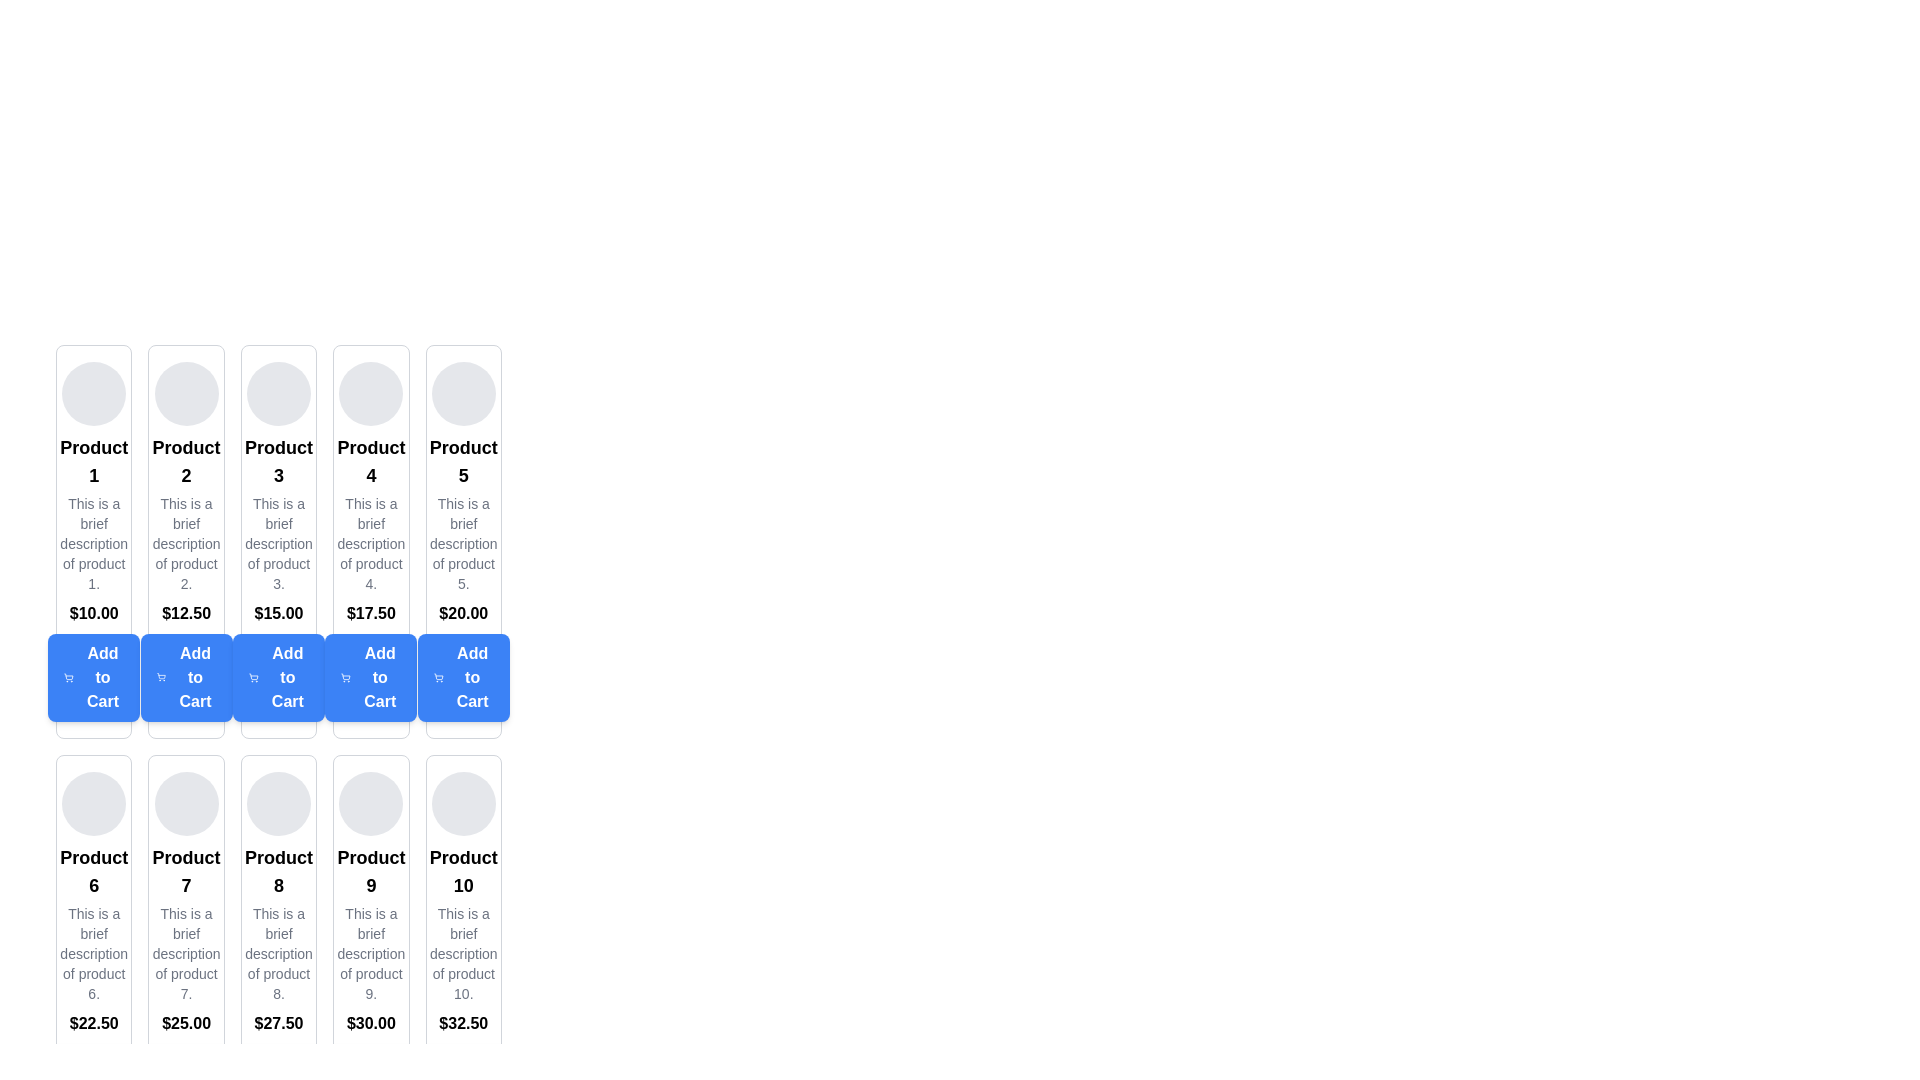 The image size is (1920, 1080). Describe the element at coordinates (93, 677) in the screenshot. I see `the 'Add to Cart' button for 'Product 1'` at that location.